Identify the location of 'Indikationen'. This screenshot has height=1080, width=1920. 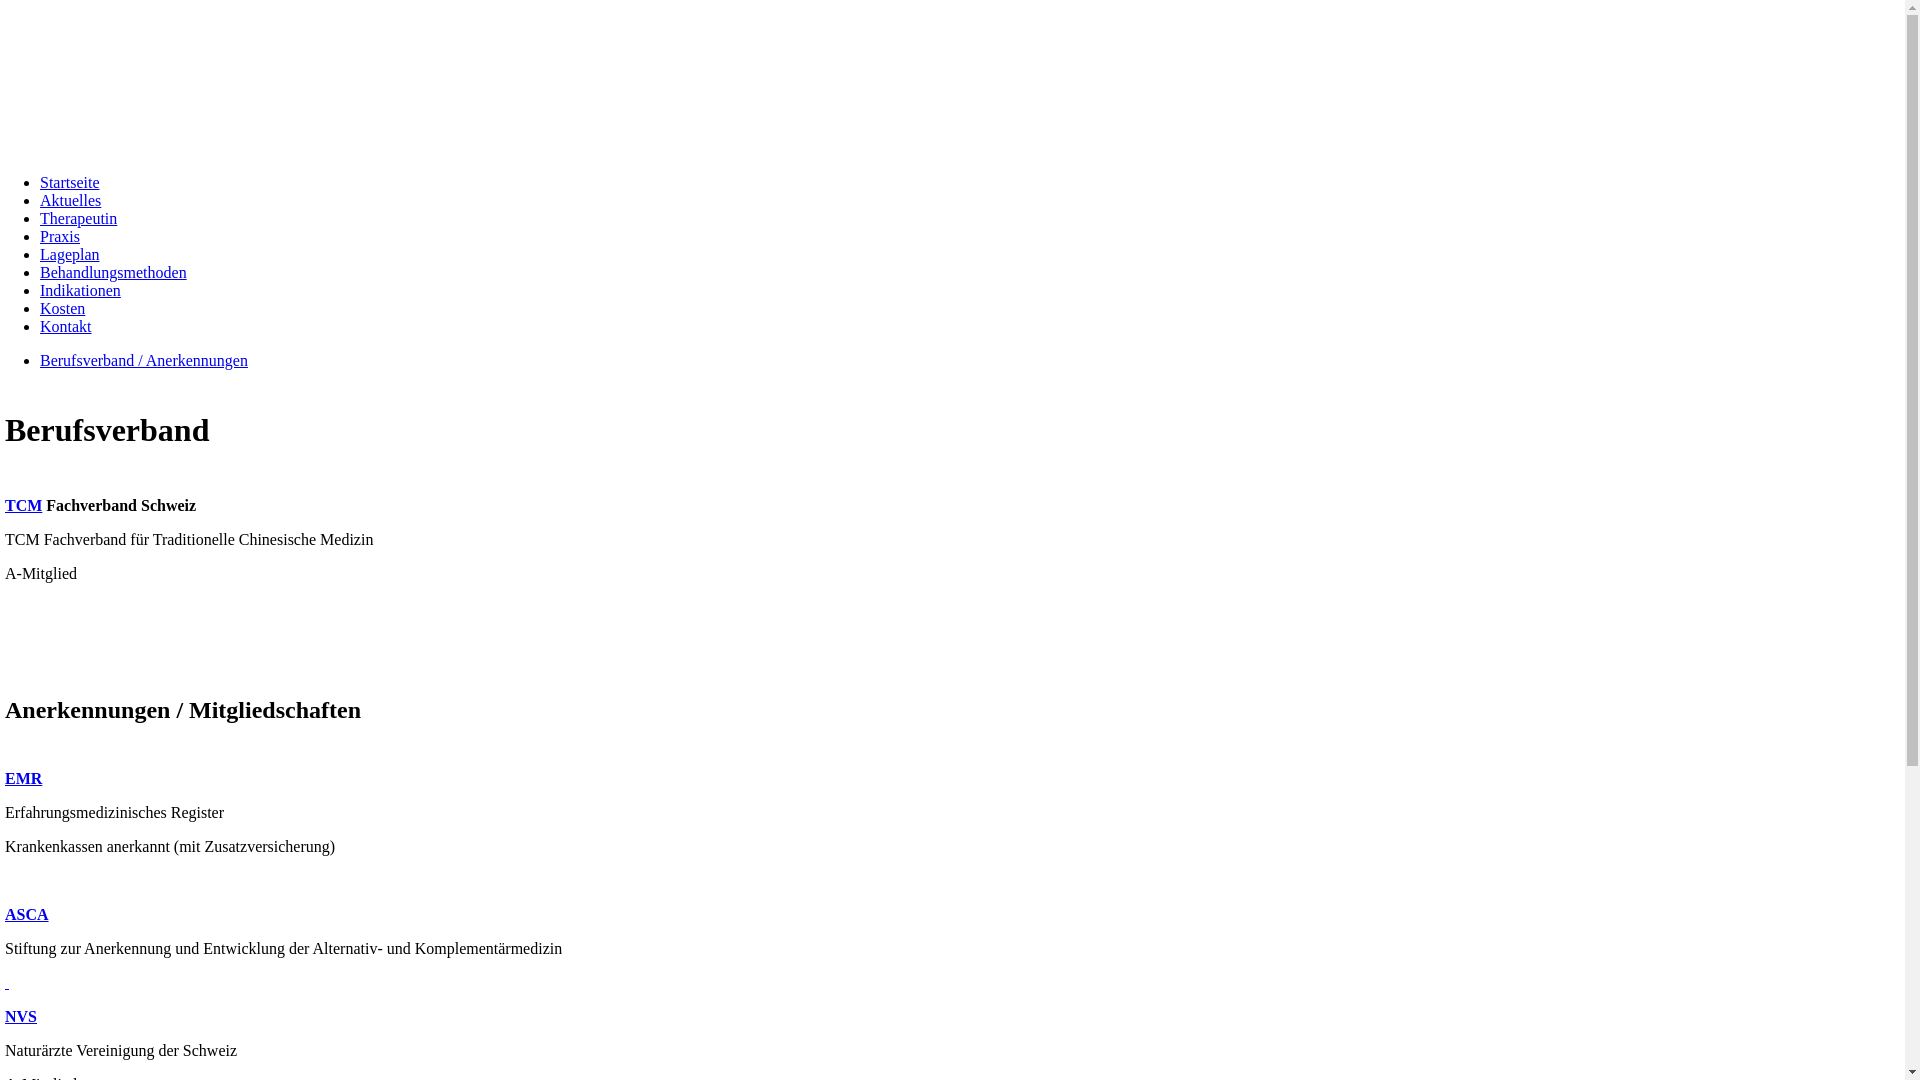
(80, 290).